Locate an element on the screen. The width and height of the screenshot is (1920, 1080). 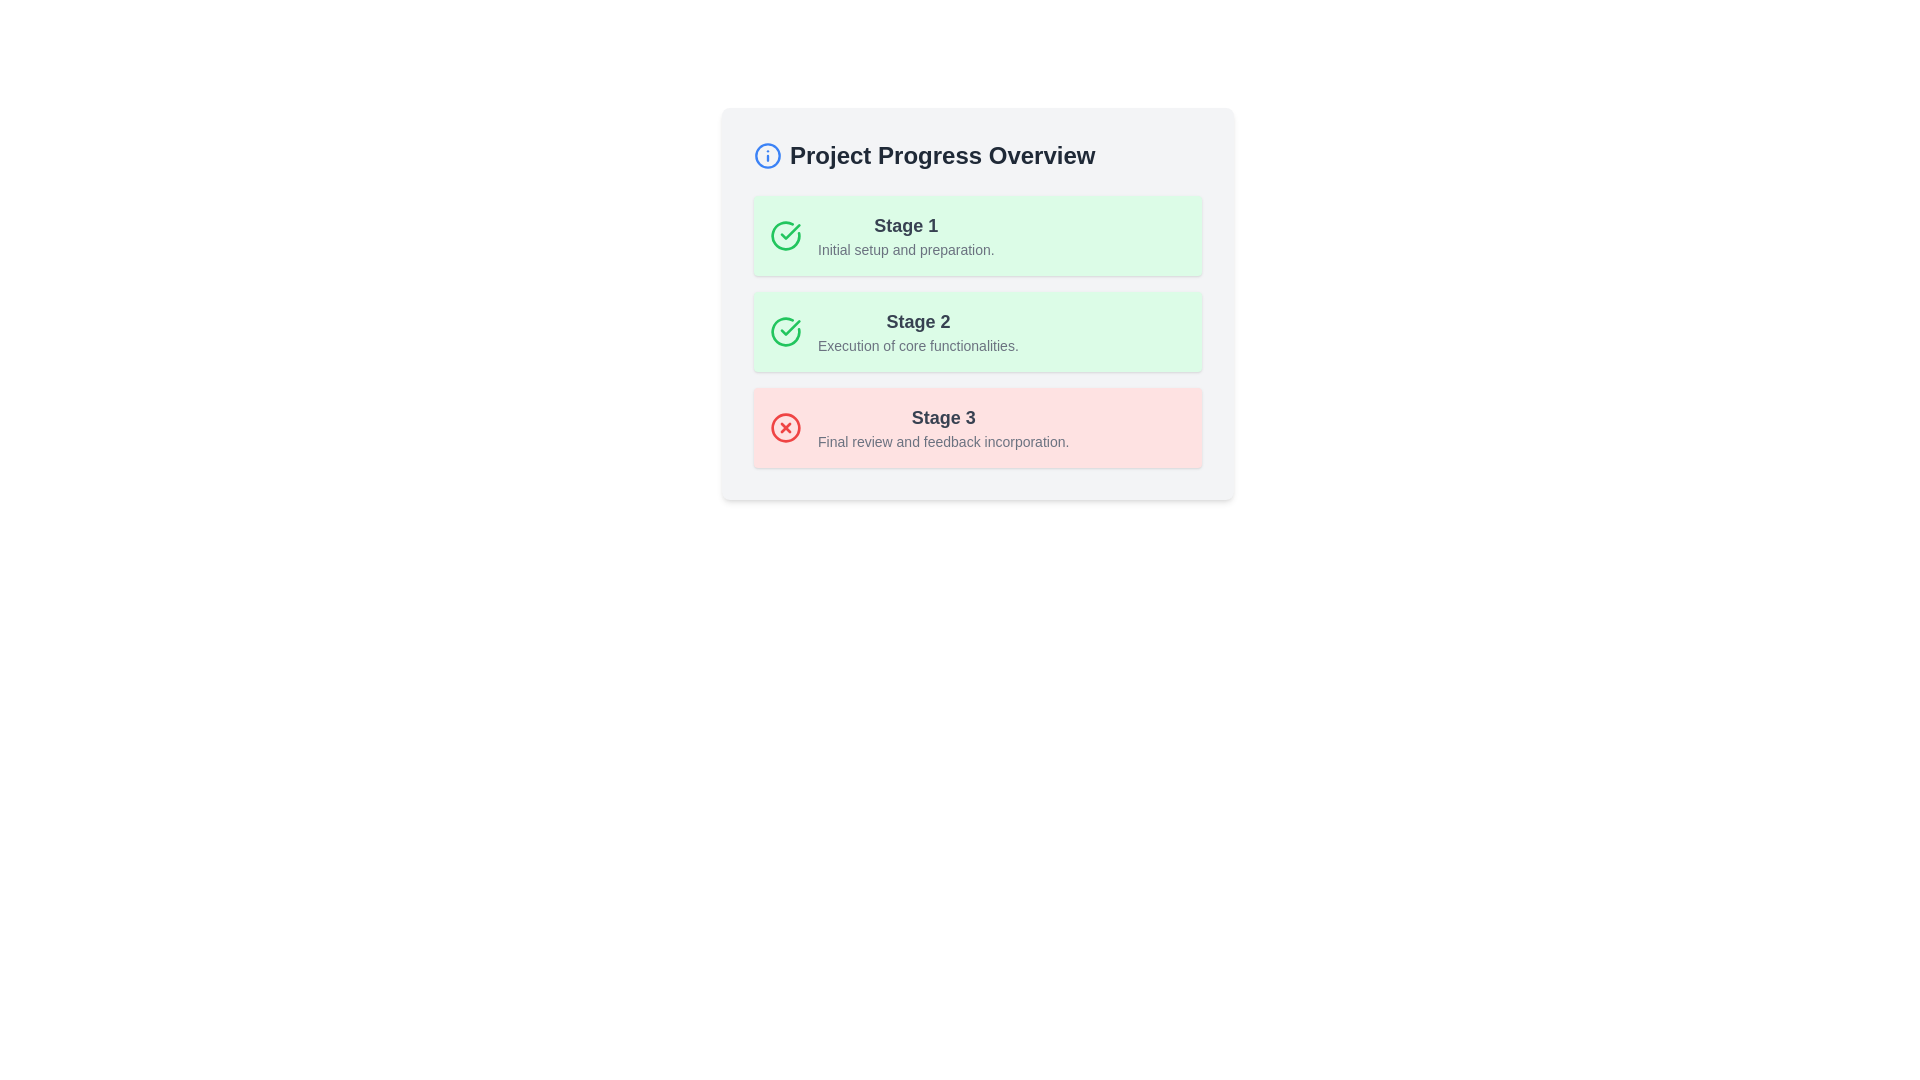
the green checkmark indicating completion, located in the second row of the progress indicator panel, to the left of the text 'Stage 2: Execution of core functionalities.' is located at coordinates (789, 230).